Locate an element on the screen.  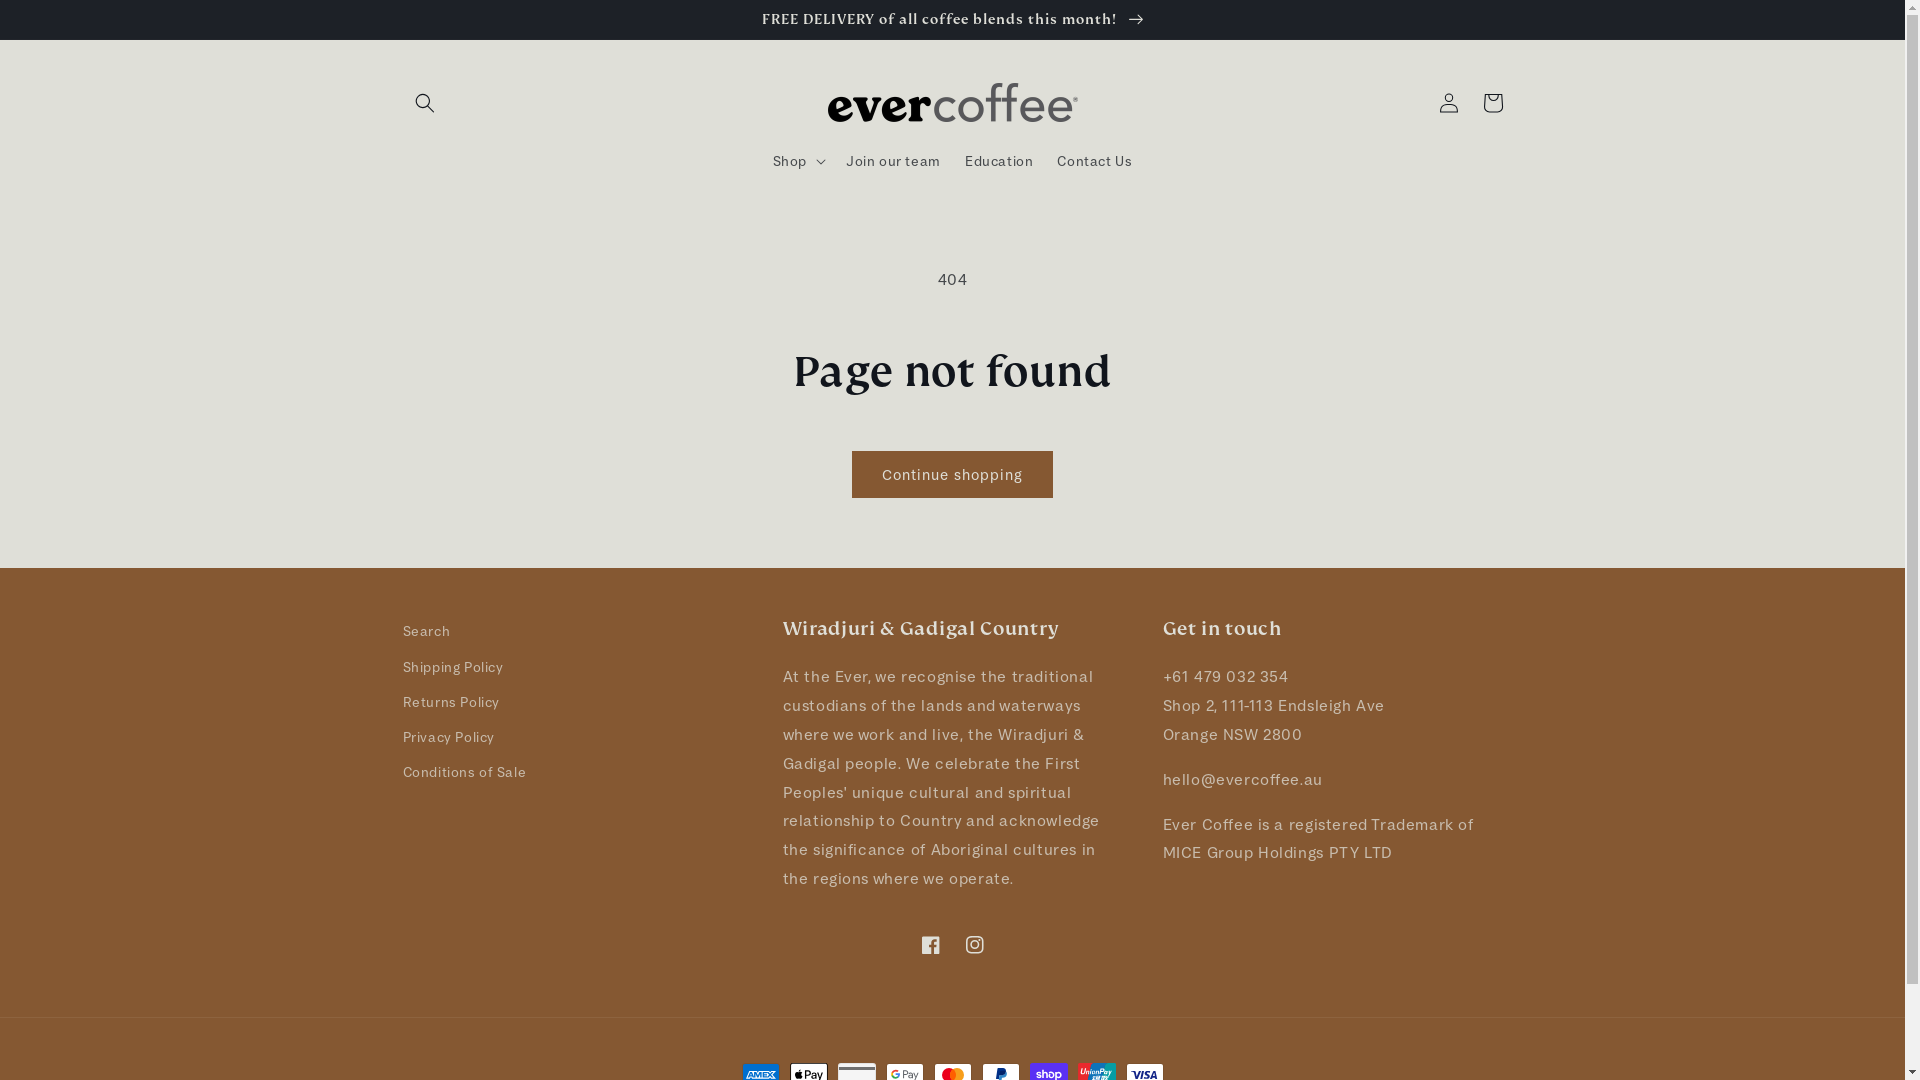
'Cart' is located at coordinates (1469, 103).